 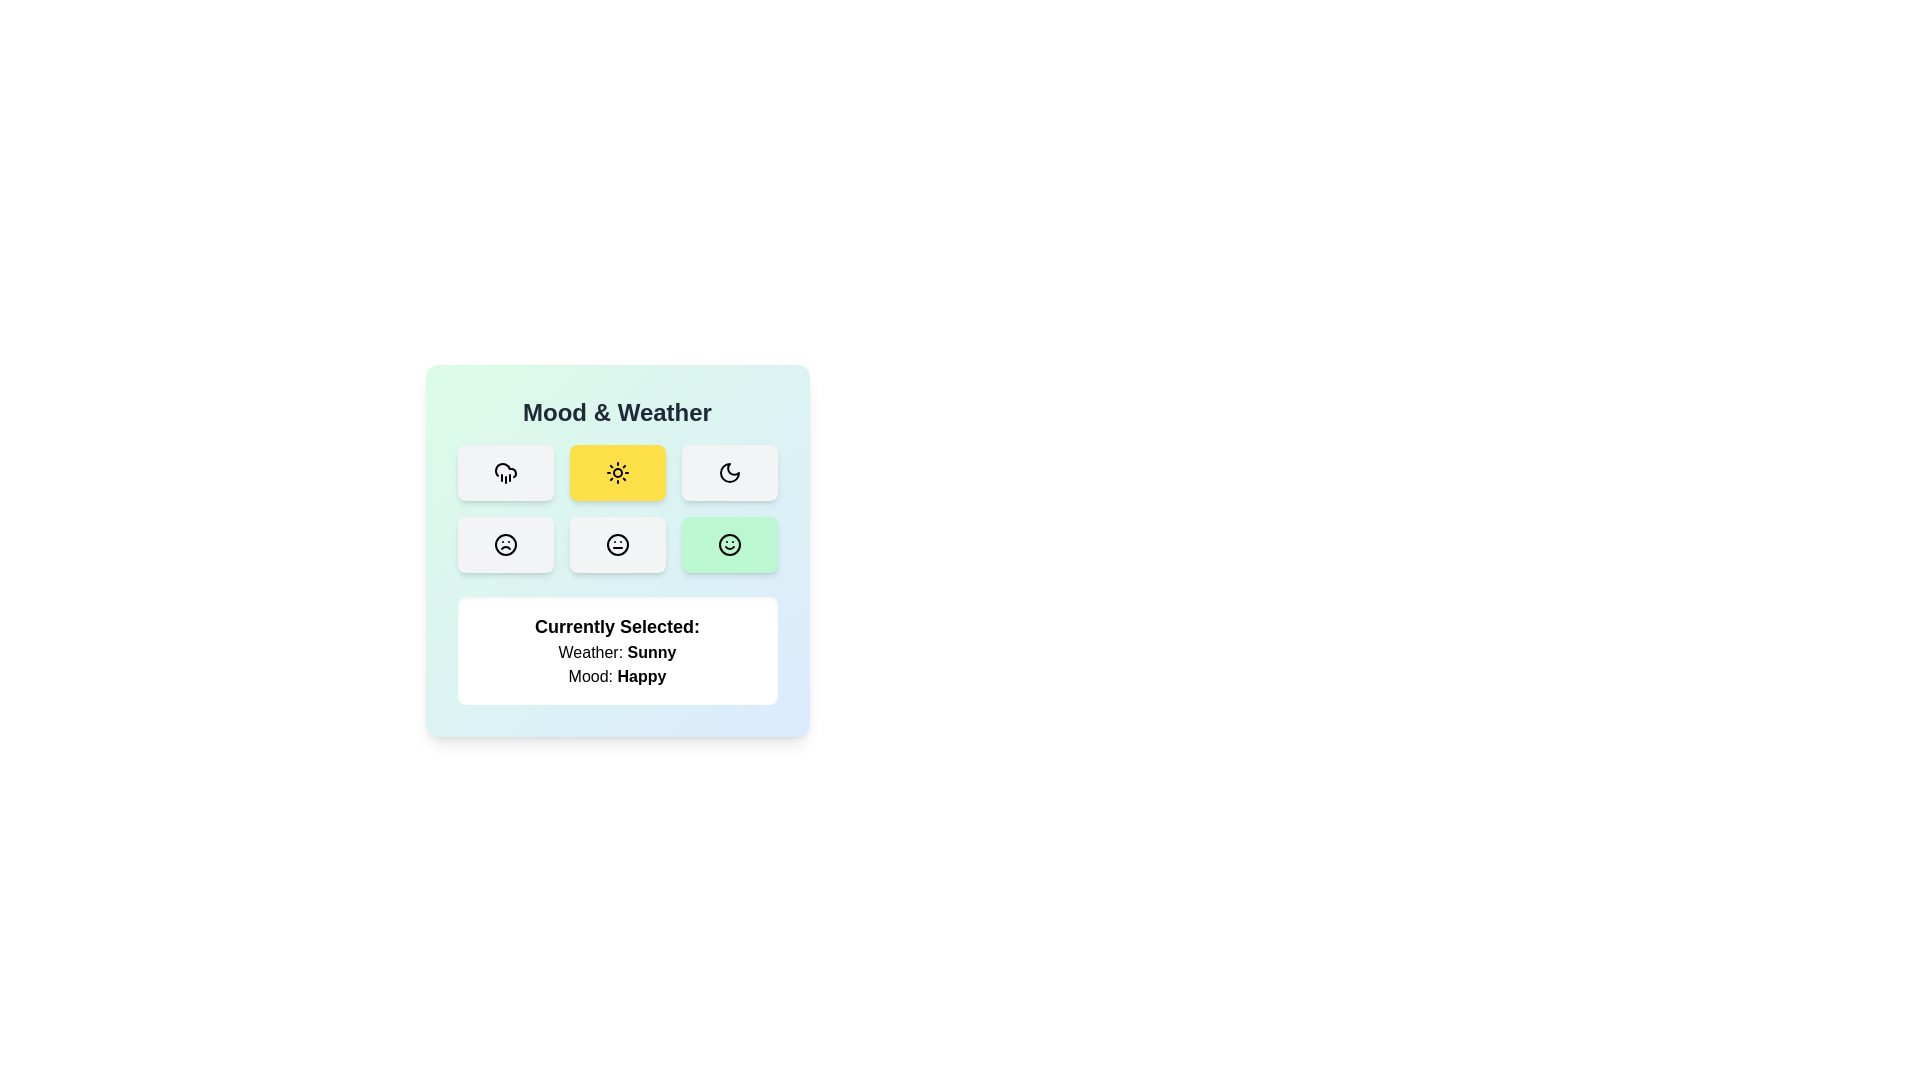 What do you see at coordinates (728, 544) in the screenshot?
I see `the happy mood icon located in the second row and middle column of the Mood & Weather section` at bounding box center [728, 544].